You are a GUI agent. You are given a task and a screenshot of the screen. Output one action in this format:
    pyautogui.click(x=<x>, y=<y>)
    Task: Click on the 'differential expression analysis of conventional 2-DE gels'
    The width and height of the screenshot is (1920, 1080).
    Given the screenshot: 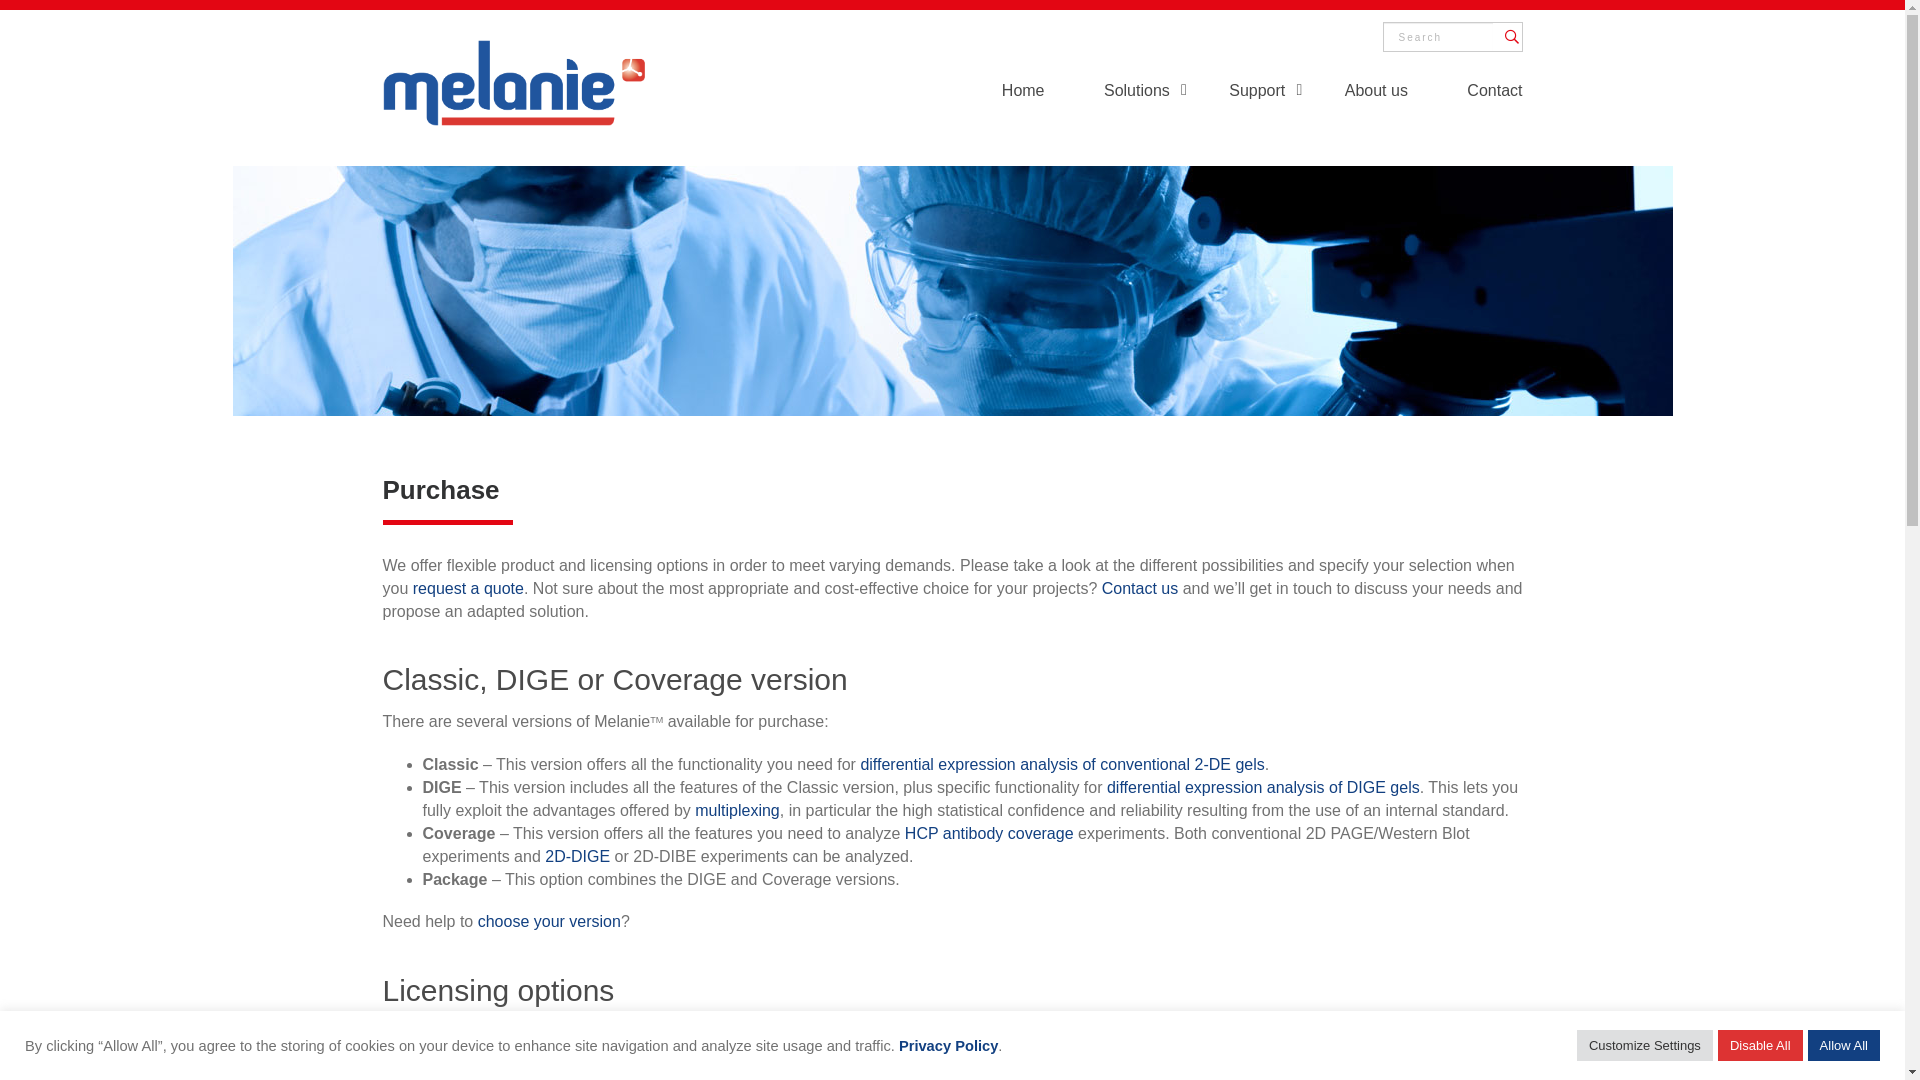 What is the action you would take?
    pyautogui.click(x=1060, y=764)
    